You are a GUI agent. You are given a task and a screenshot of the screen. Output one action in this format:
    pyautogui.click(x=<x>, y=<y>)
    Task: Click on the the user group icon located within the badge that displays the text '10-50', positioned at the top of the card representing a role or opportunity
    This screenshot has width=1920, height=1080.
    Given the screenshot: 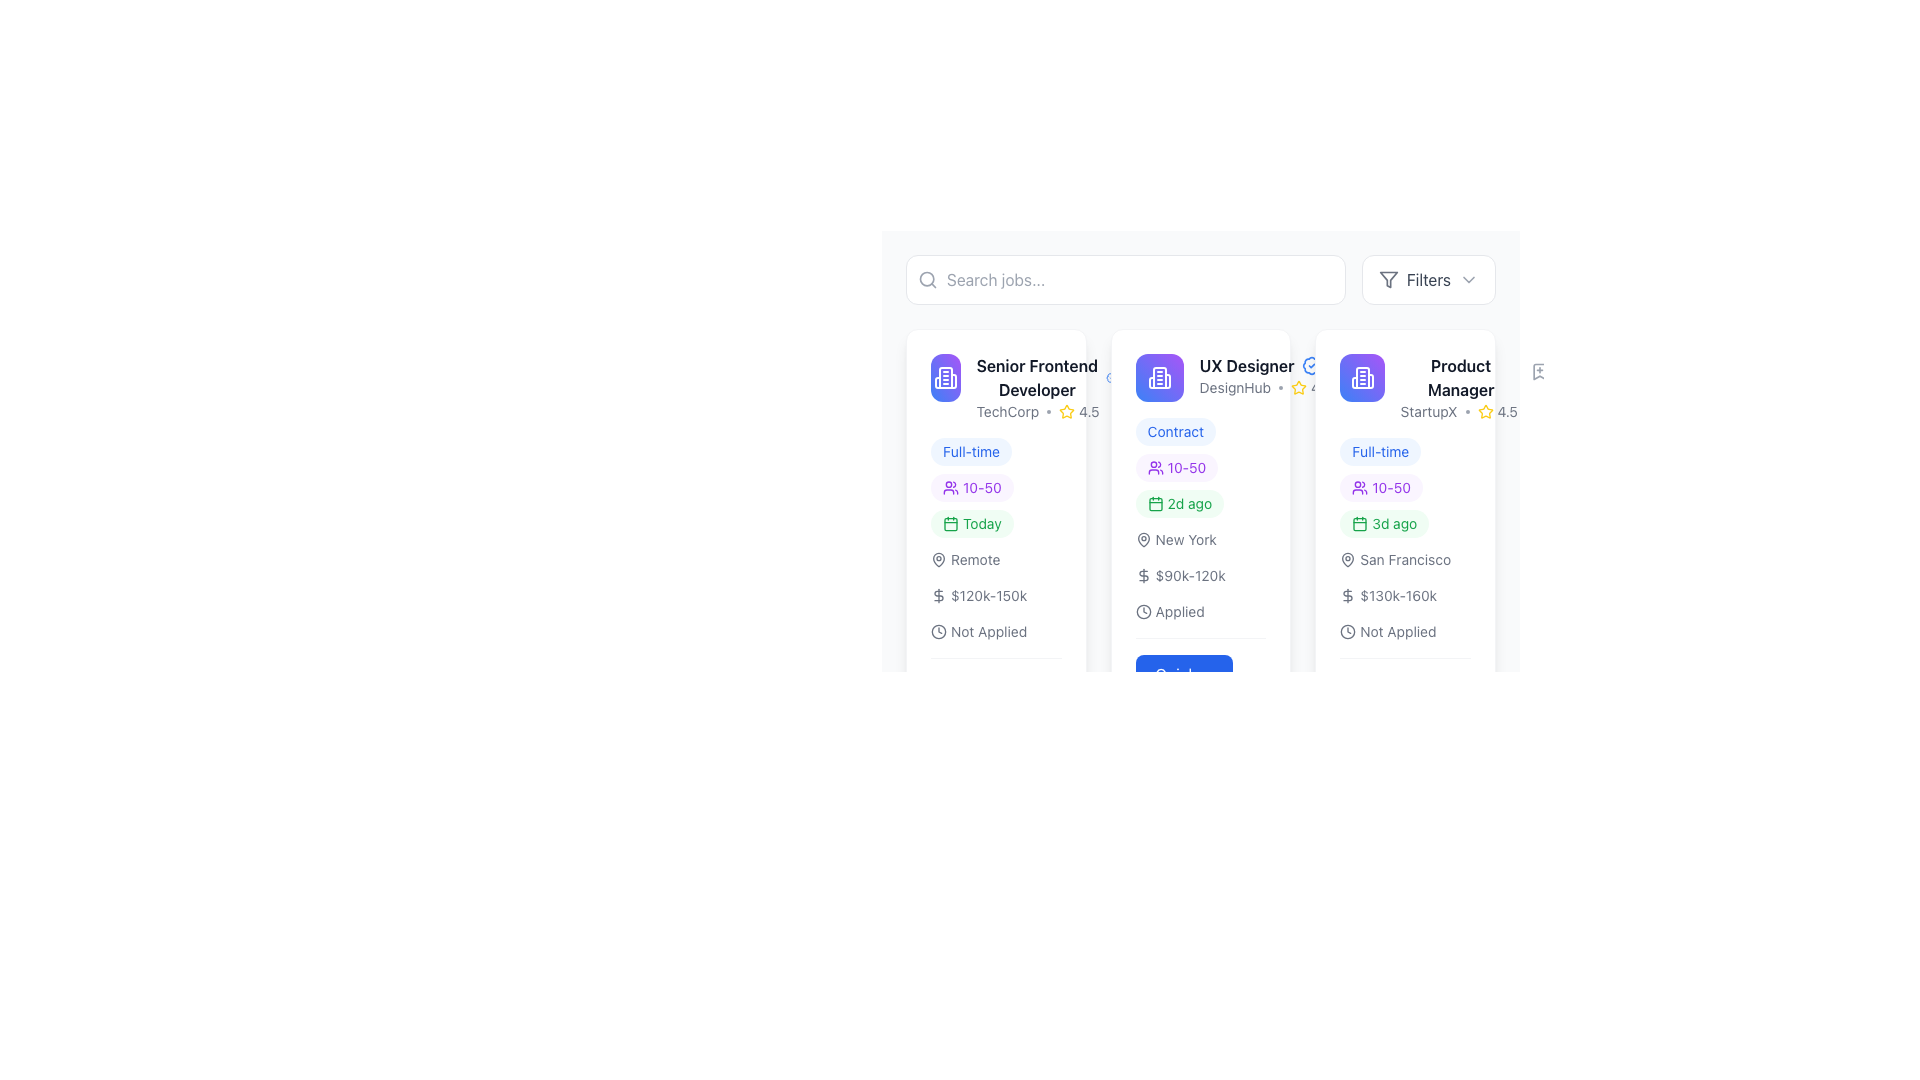 What is the action you would take?
    pyautogui.click(x=1155, y=467)
    